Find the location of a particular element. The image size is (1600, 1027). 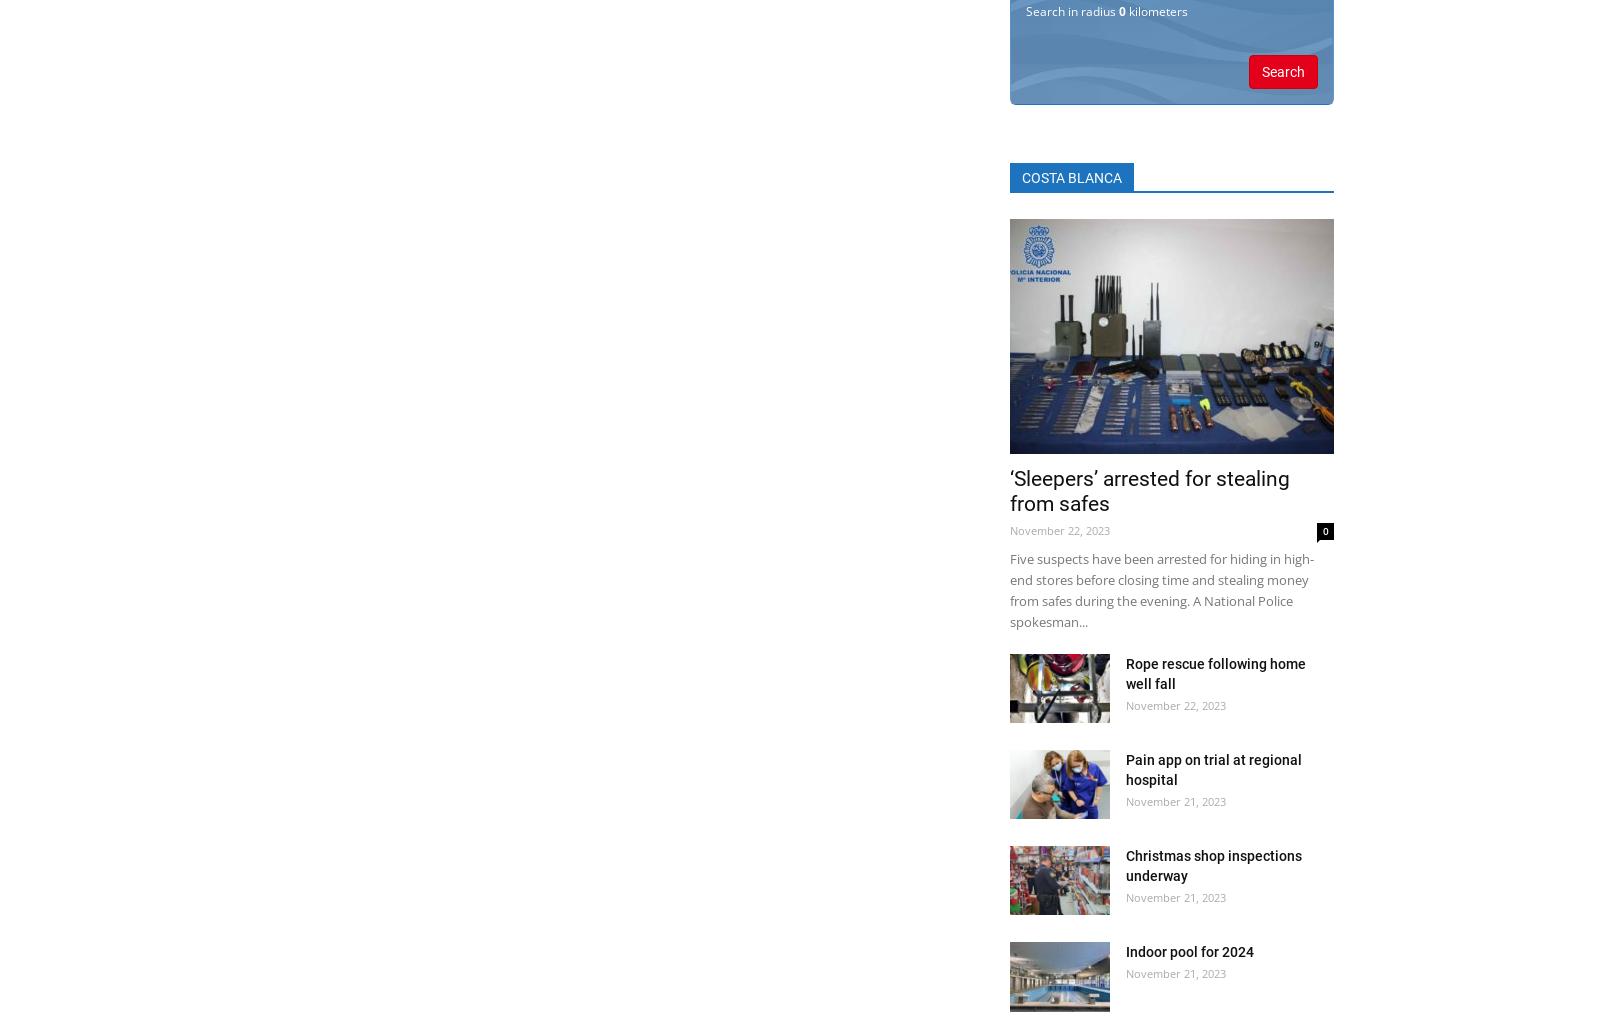

'Indoor pool for 2024' is located at coordinates (1189, 952).